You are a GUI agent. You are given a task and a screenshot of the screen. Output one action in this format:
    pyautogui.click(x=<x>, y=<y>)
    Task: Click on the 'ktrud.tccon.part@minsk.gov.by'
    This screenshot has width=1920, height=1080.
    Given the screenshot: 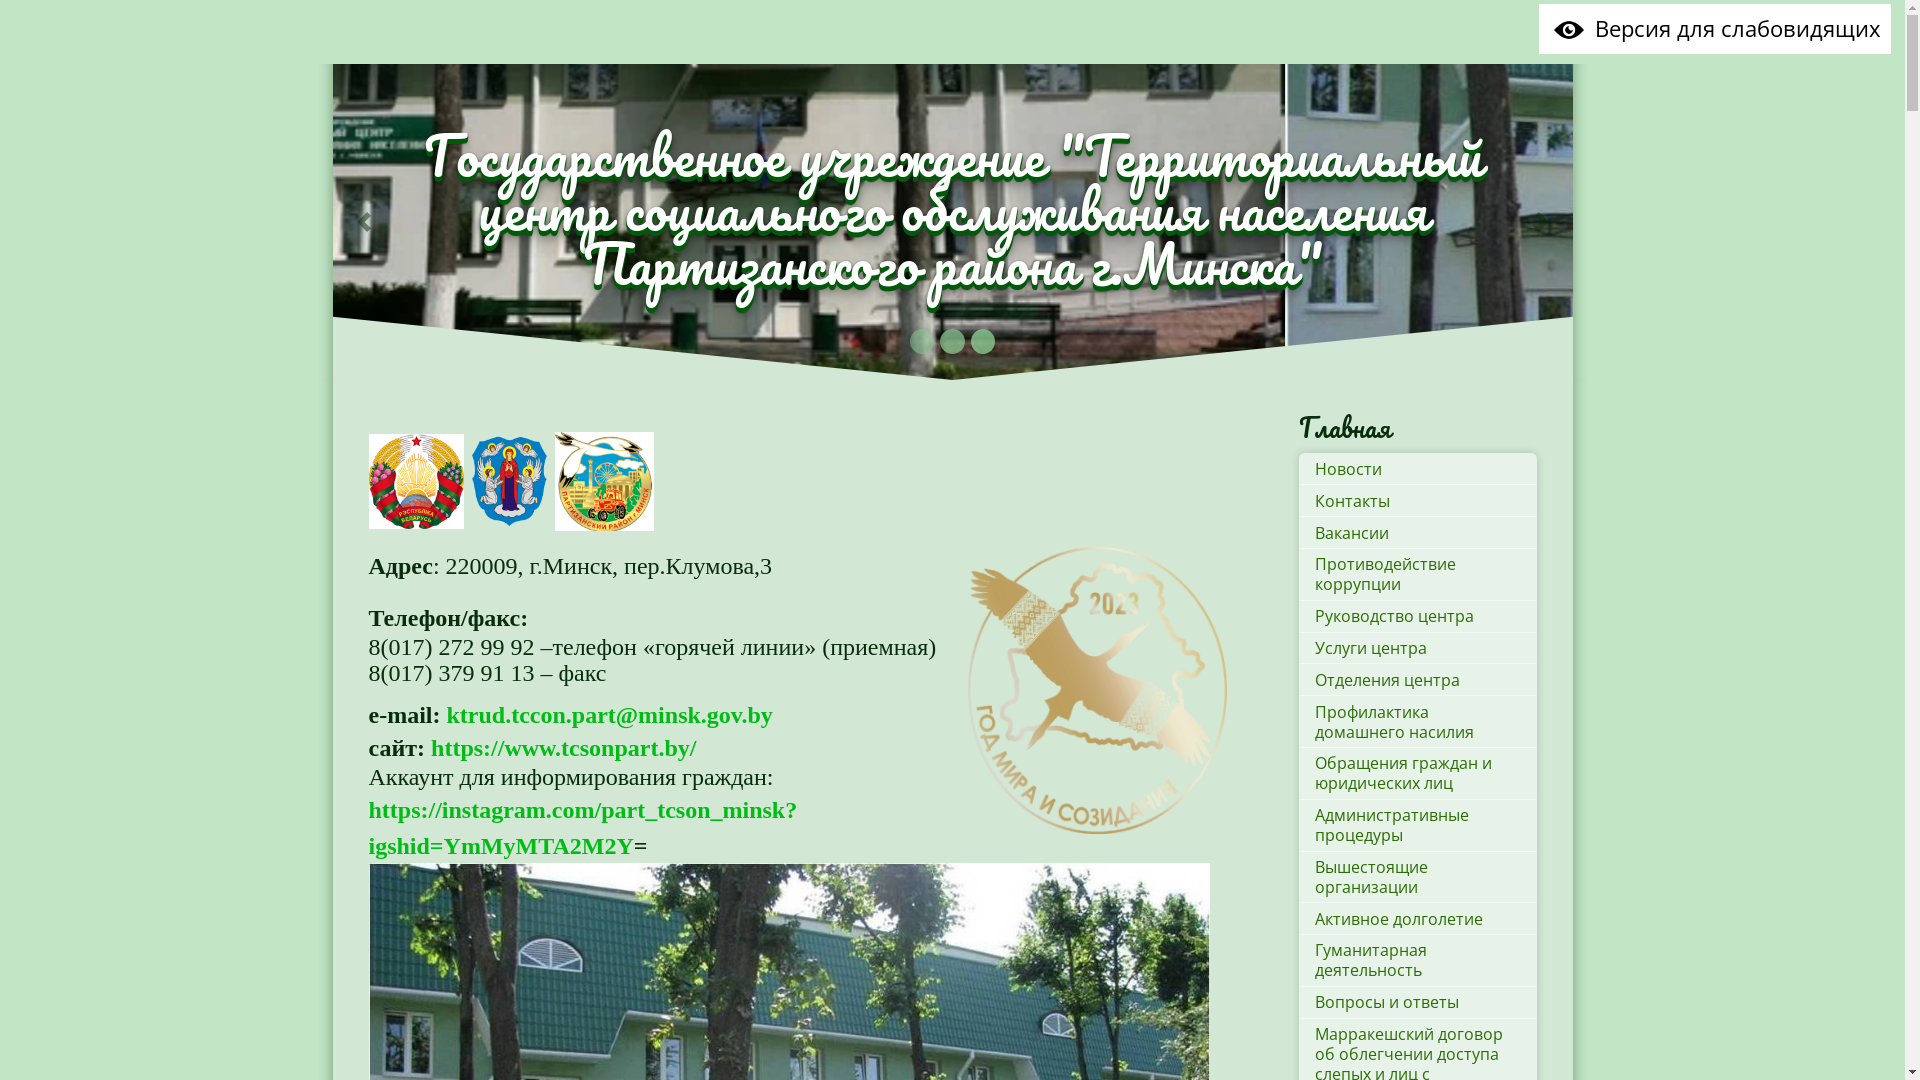 What is the action you would take?
    pyautogui.click(x=608, y=713)
    